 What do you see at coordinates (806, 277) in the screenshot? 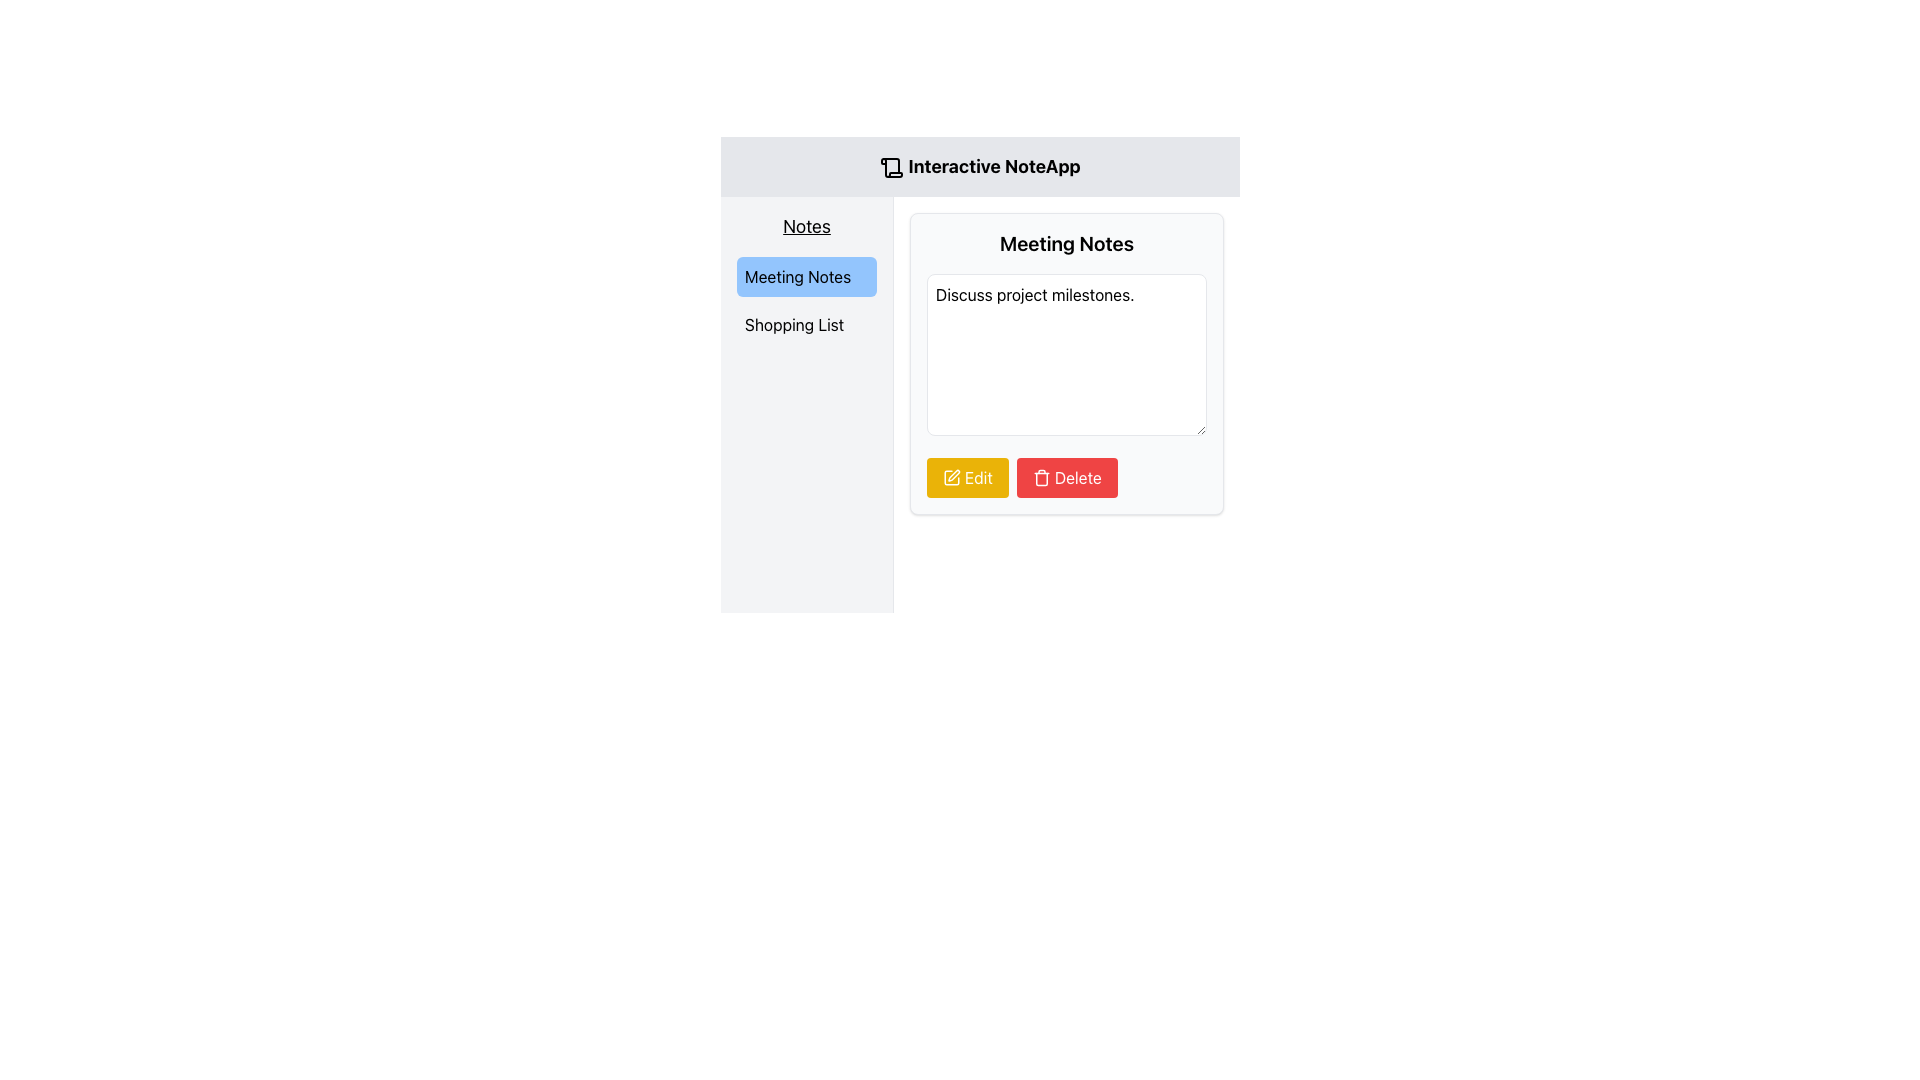
I see `the 'Meeting Notes' button, which has a blue background and black text, located at the top of the vertical sidebar menu` at bounding box center [806, 277].